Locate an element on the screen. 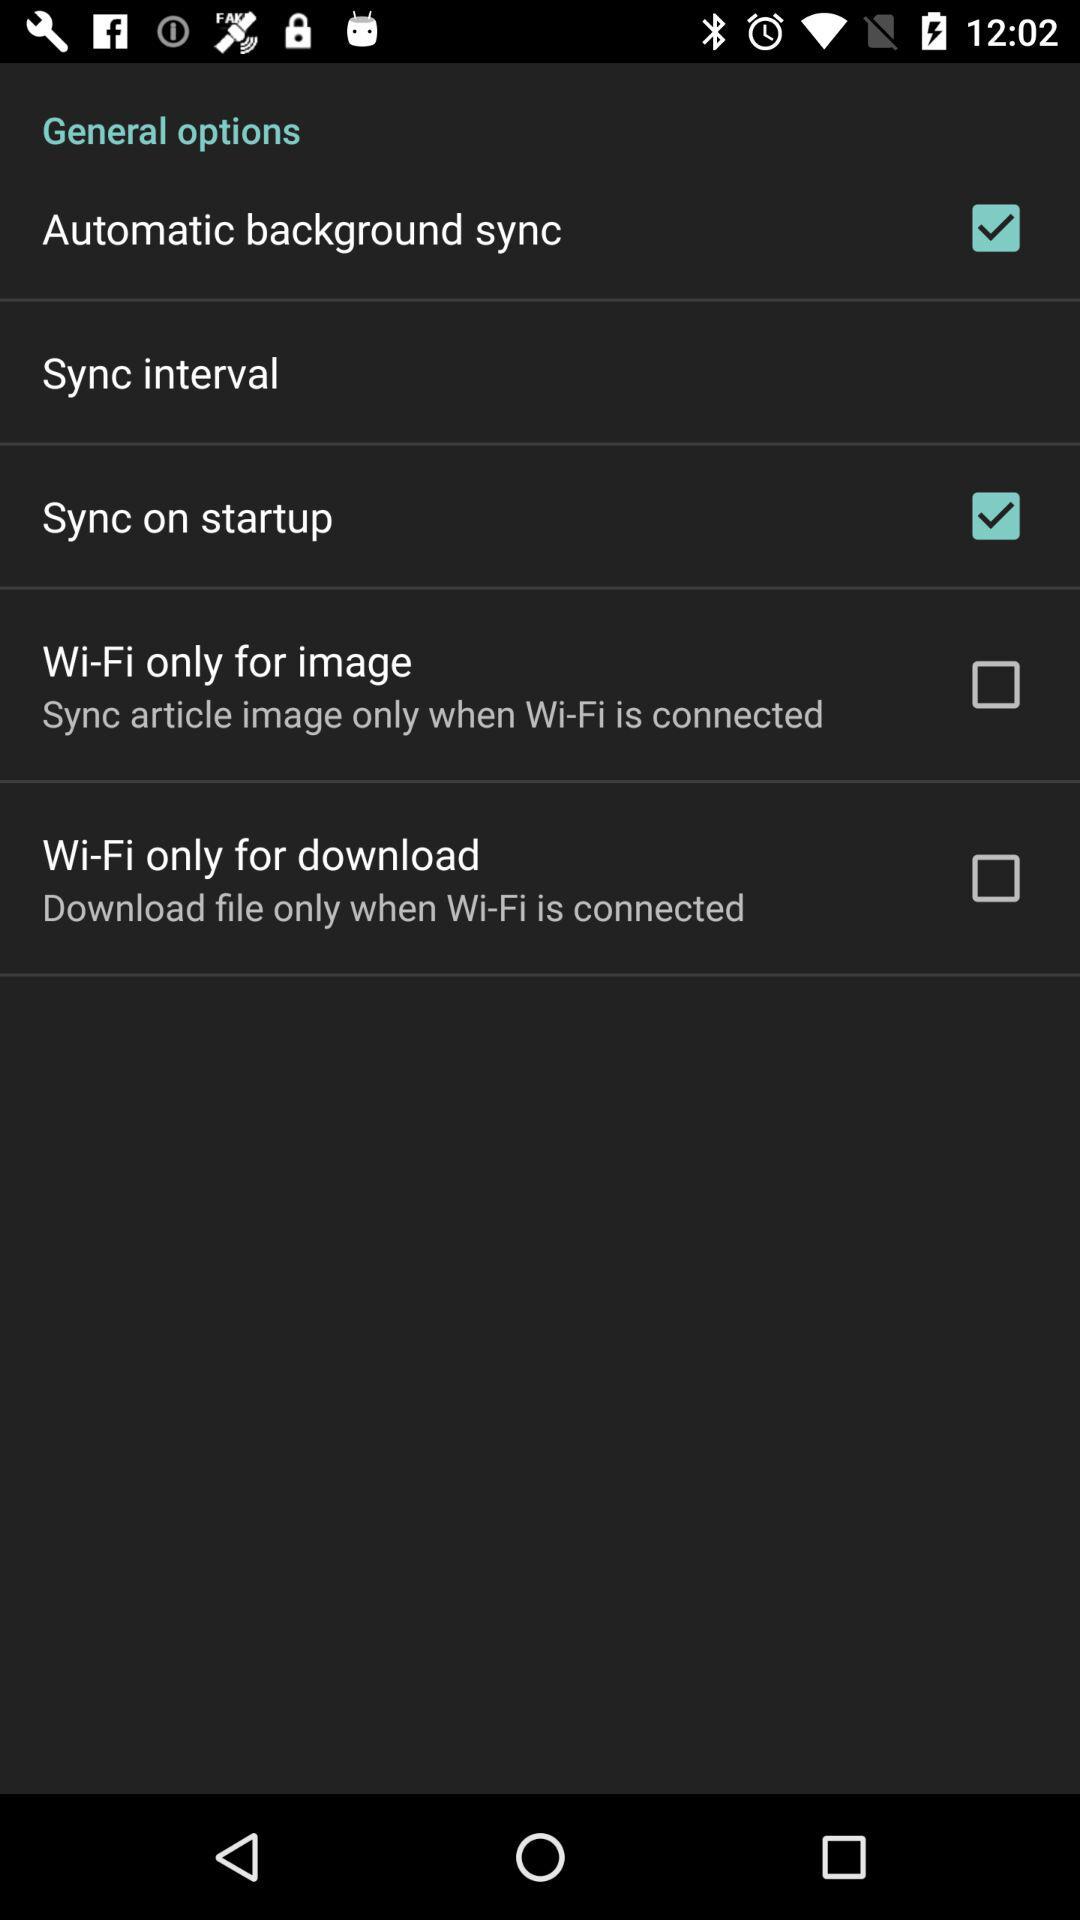 The width and height of the screenshot is (1080, 1920). the icon above wi fi only item is located at coordinates (432, 713).